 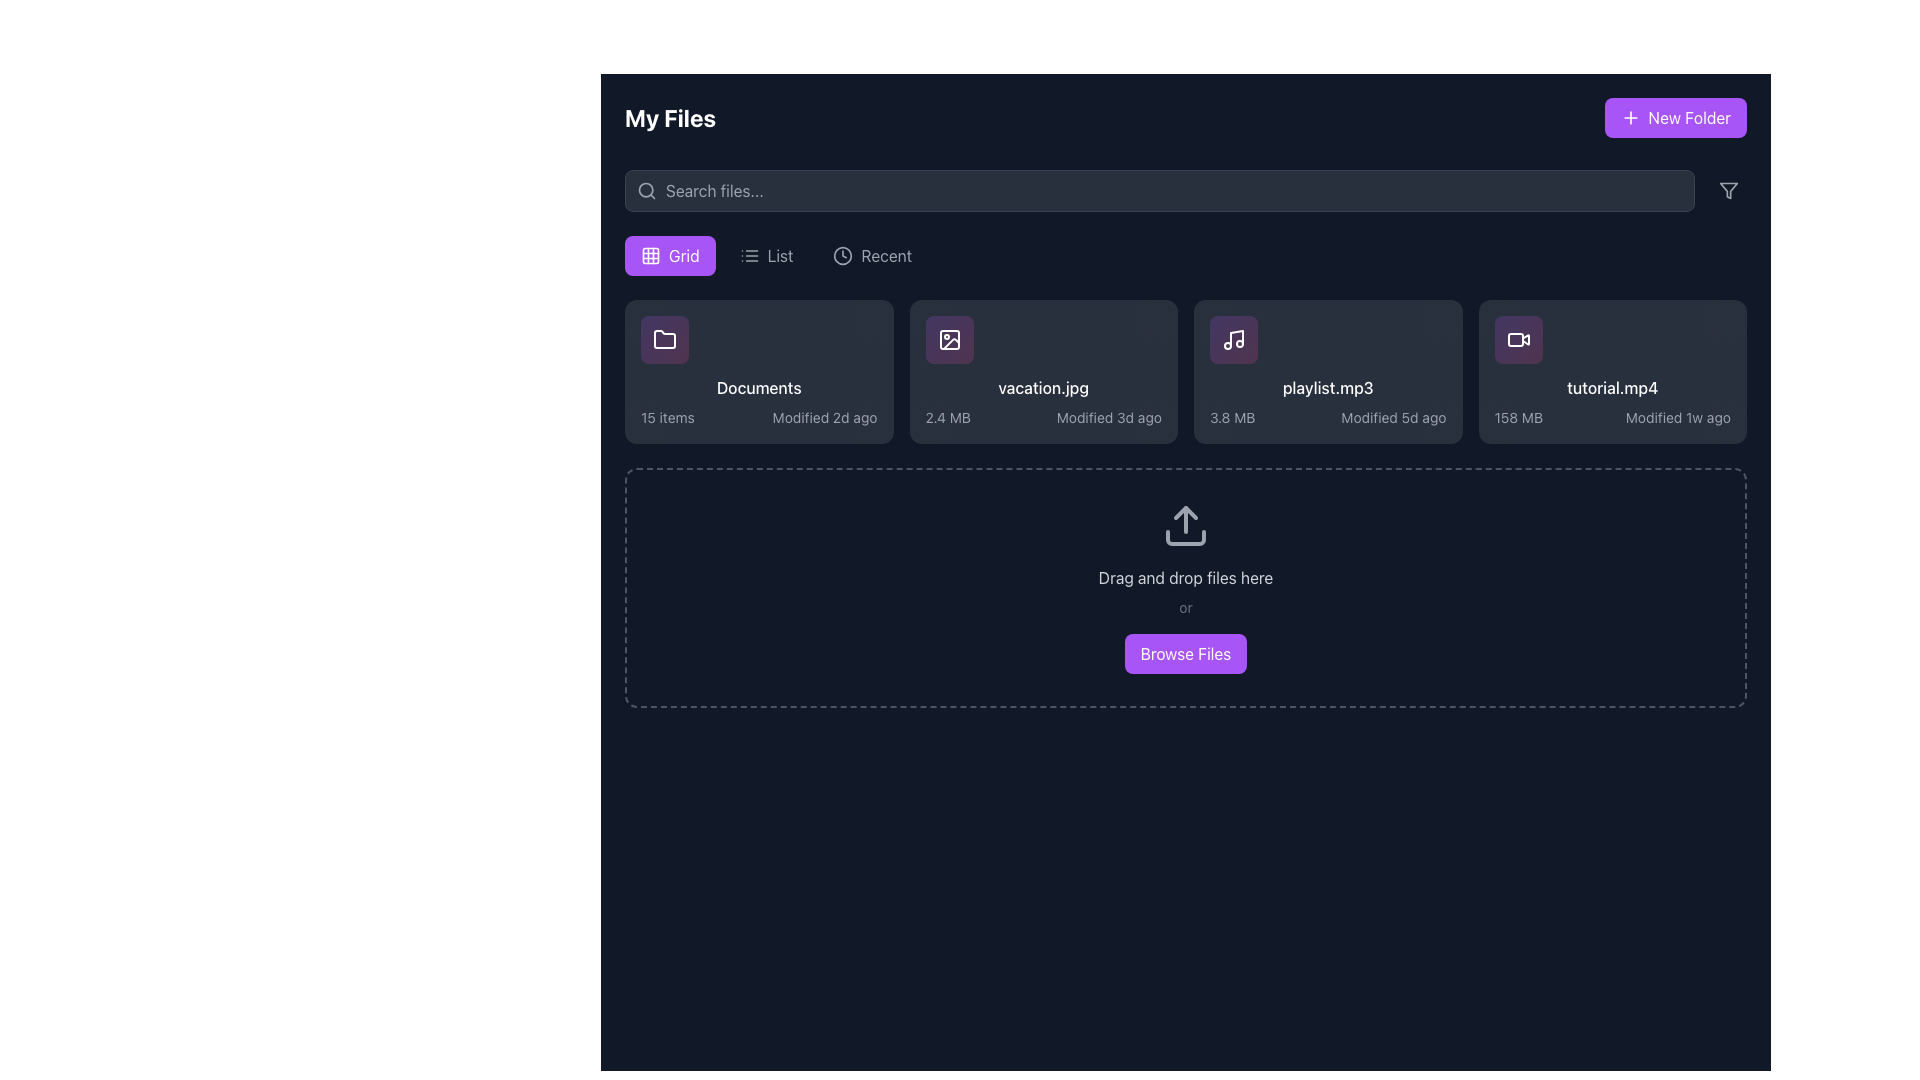 I want to click on the SVG icon styled with a folder outline, located next to the label 'Documents' within the first item of the file grid, so click(x=665, y=338).